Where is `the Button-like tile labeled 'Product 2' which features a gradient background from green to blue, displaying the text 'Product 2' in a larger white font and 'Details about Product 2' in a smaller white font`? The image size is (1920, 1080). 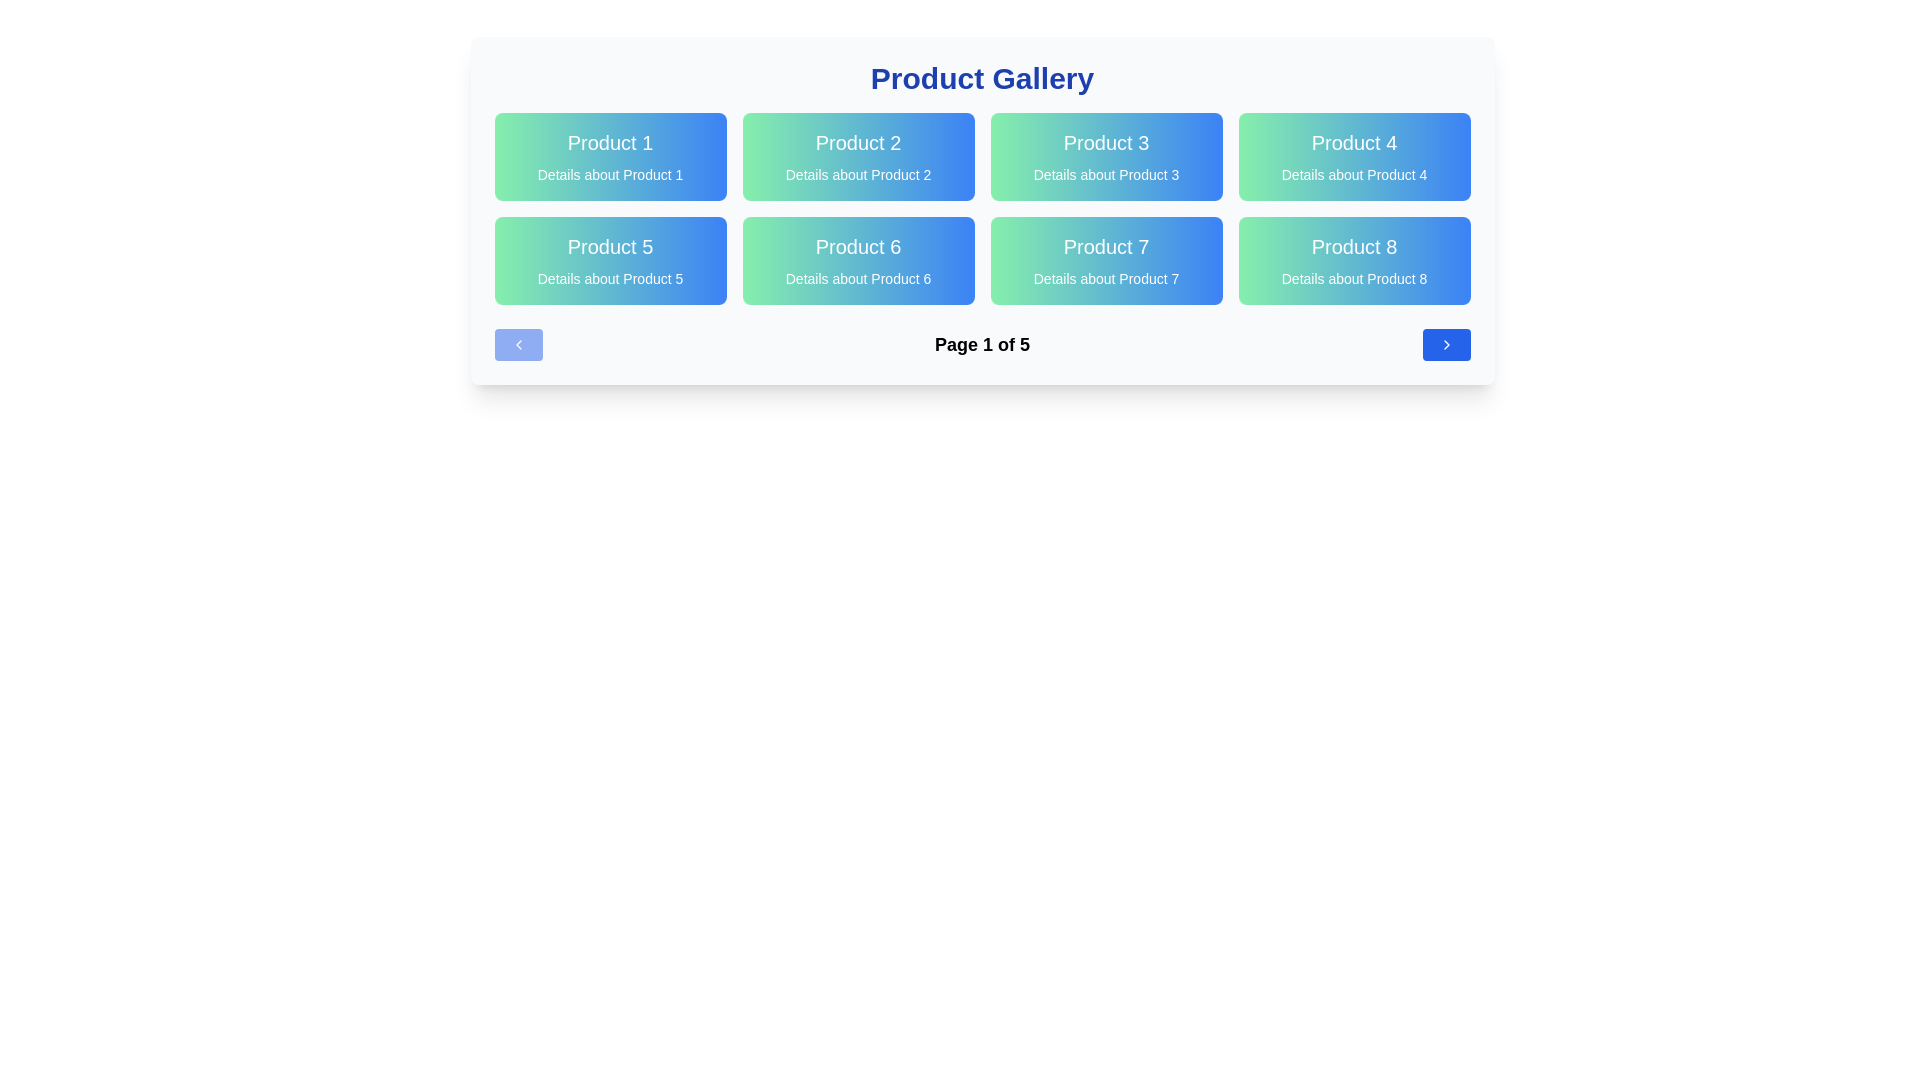
the Button-like tile labeled 'Product 2' which features a gradient background from green to blue, displaying the text 'Product 2' in a larger white font and 'Details about Product 2' in a smaller white font is located at coordinates (858, 156).